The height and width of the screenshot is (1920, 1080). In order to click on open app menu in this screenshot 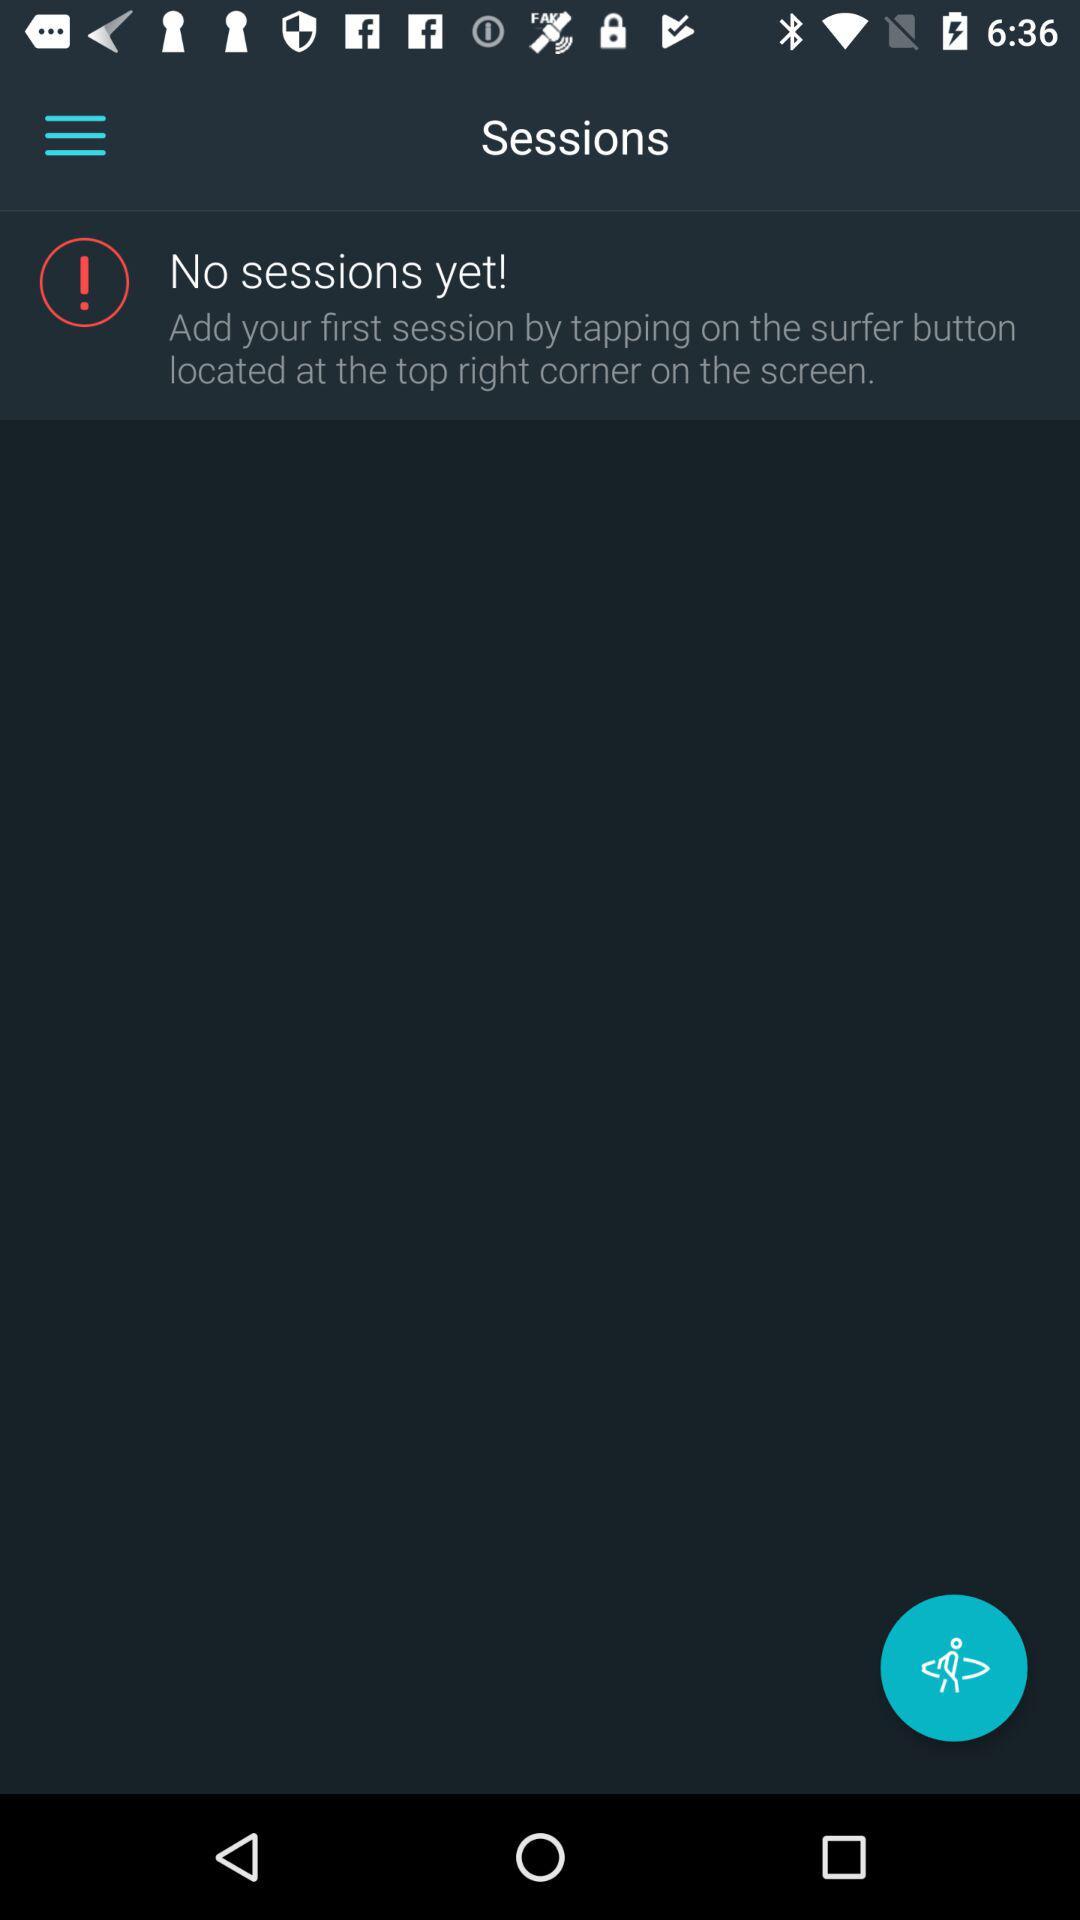, I will do `click(74, 135)`.